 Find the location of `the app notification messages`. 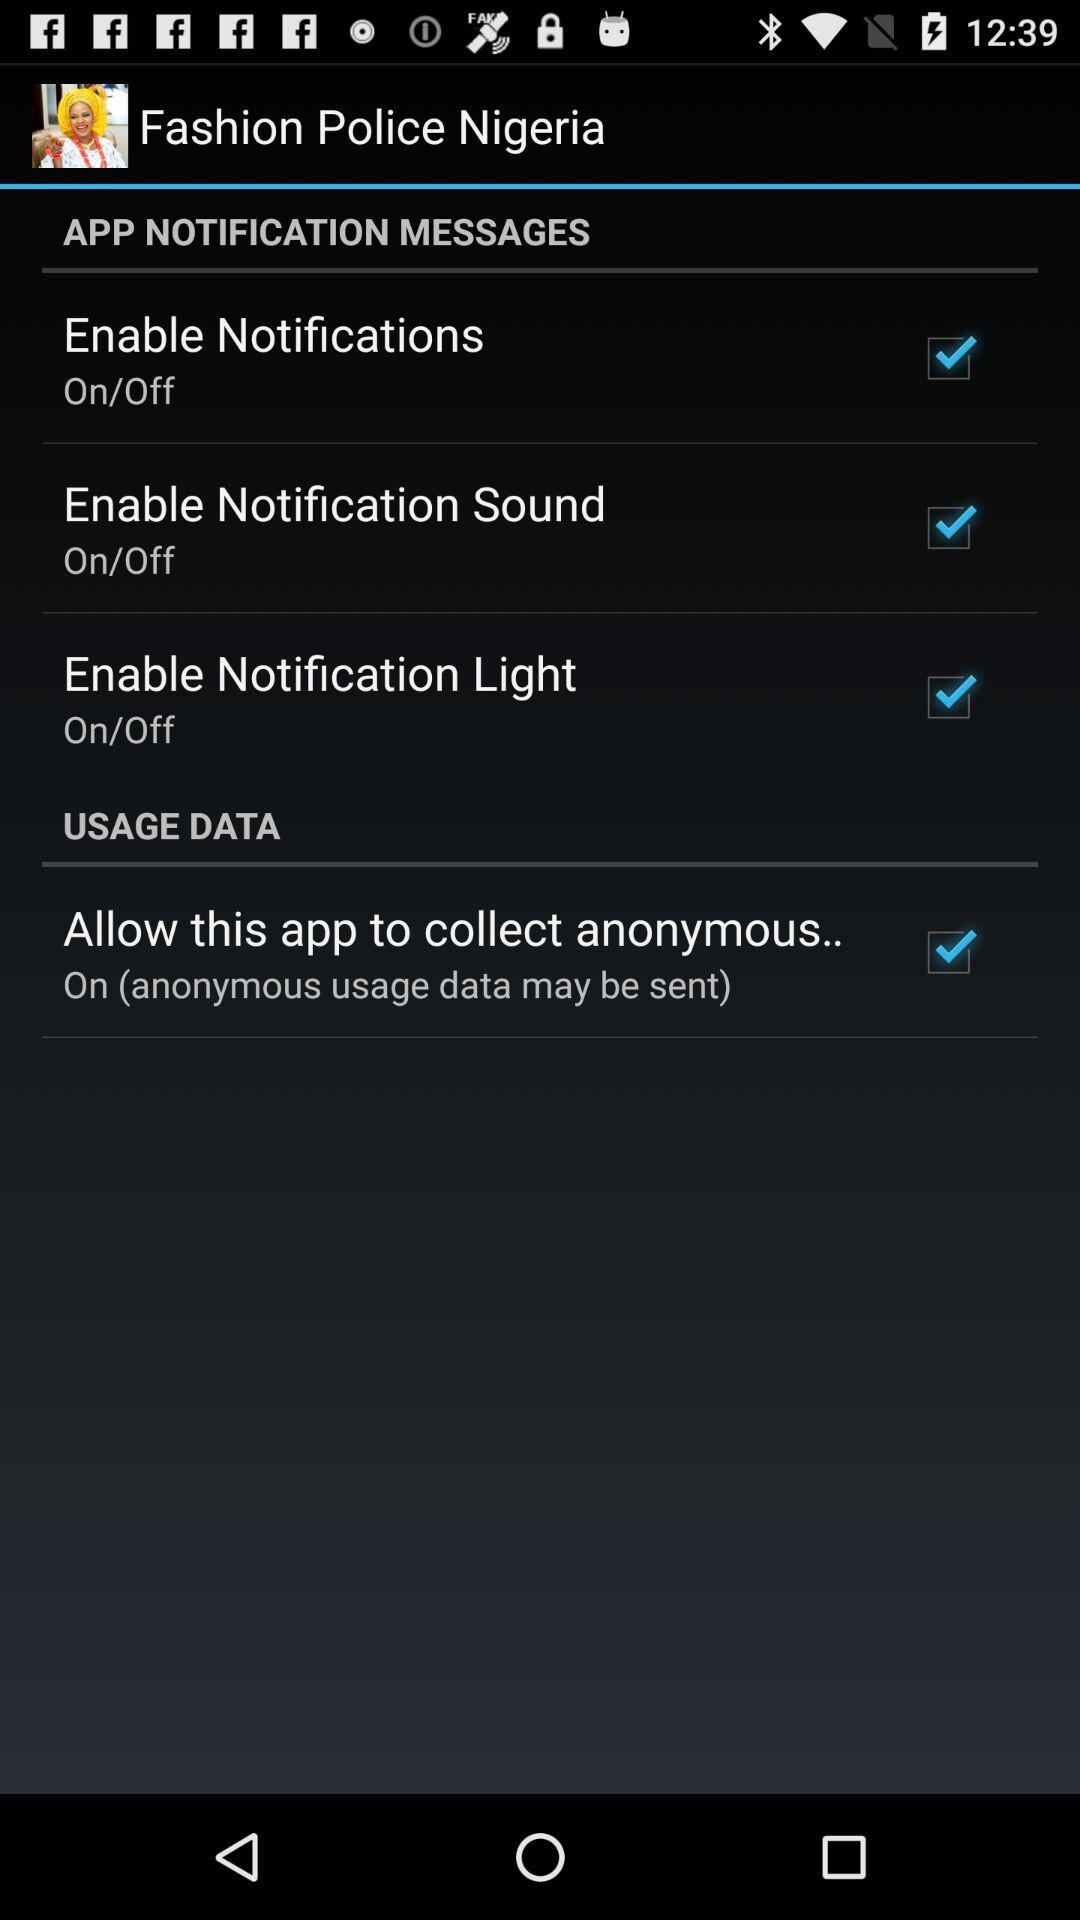

the app notification messages is located at coordinates (540, 230).